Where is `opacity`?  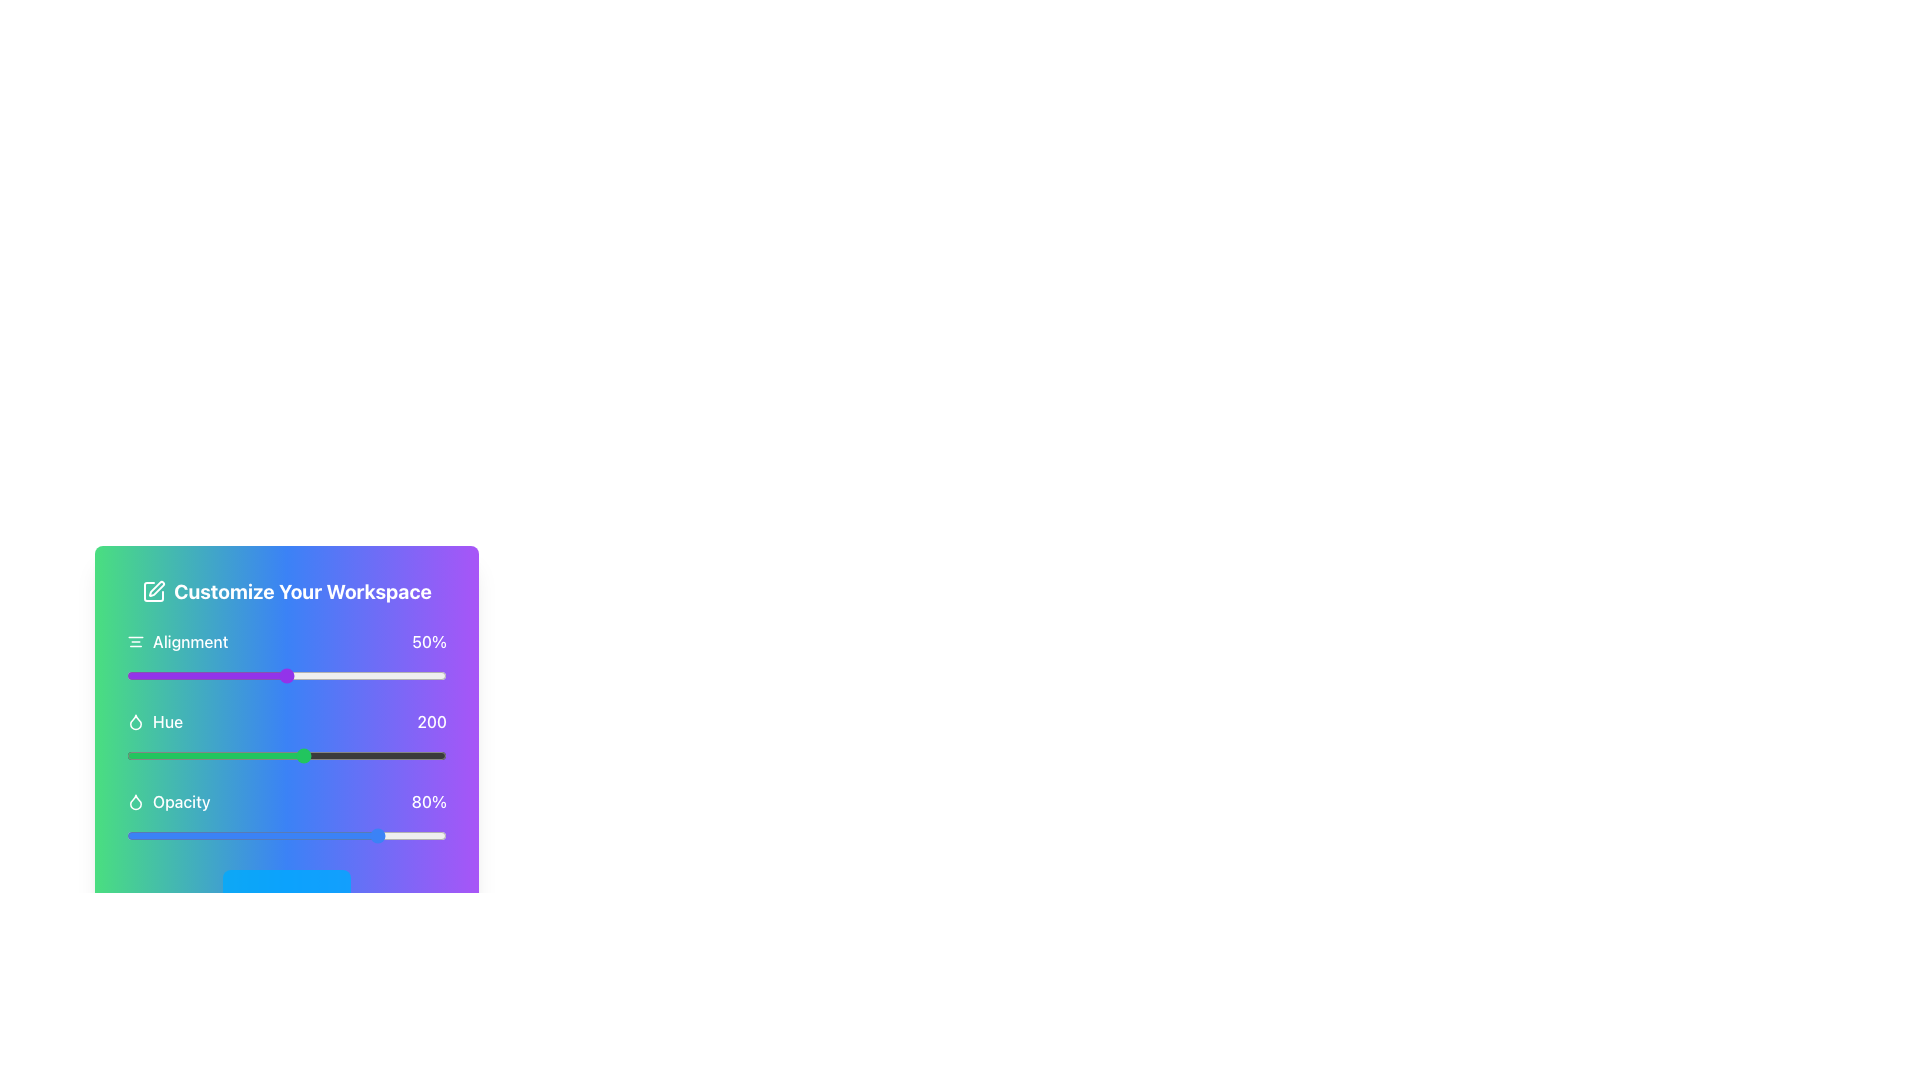 opacity is located at coordinates (174, 836).